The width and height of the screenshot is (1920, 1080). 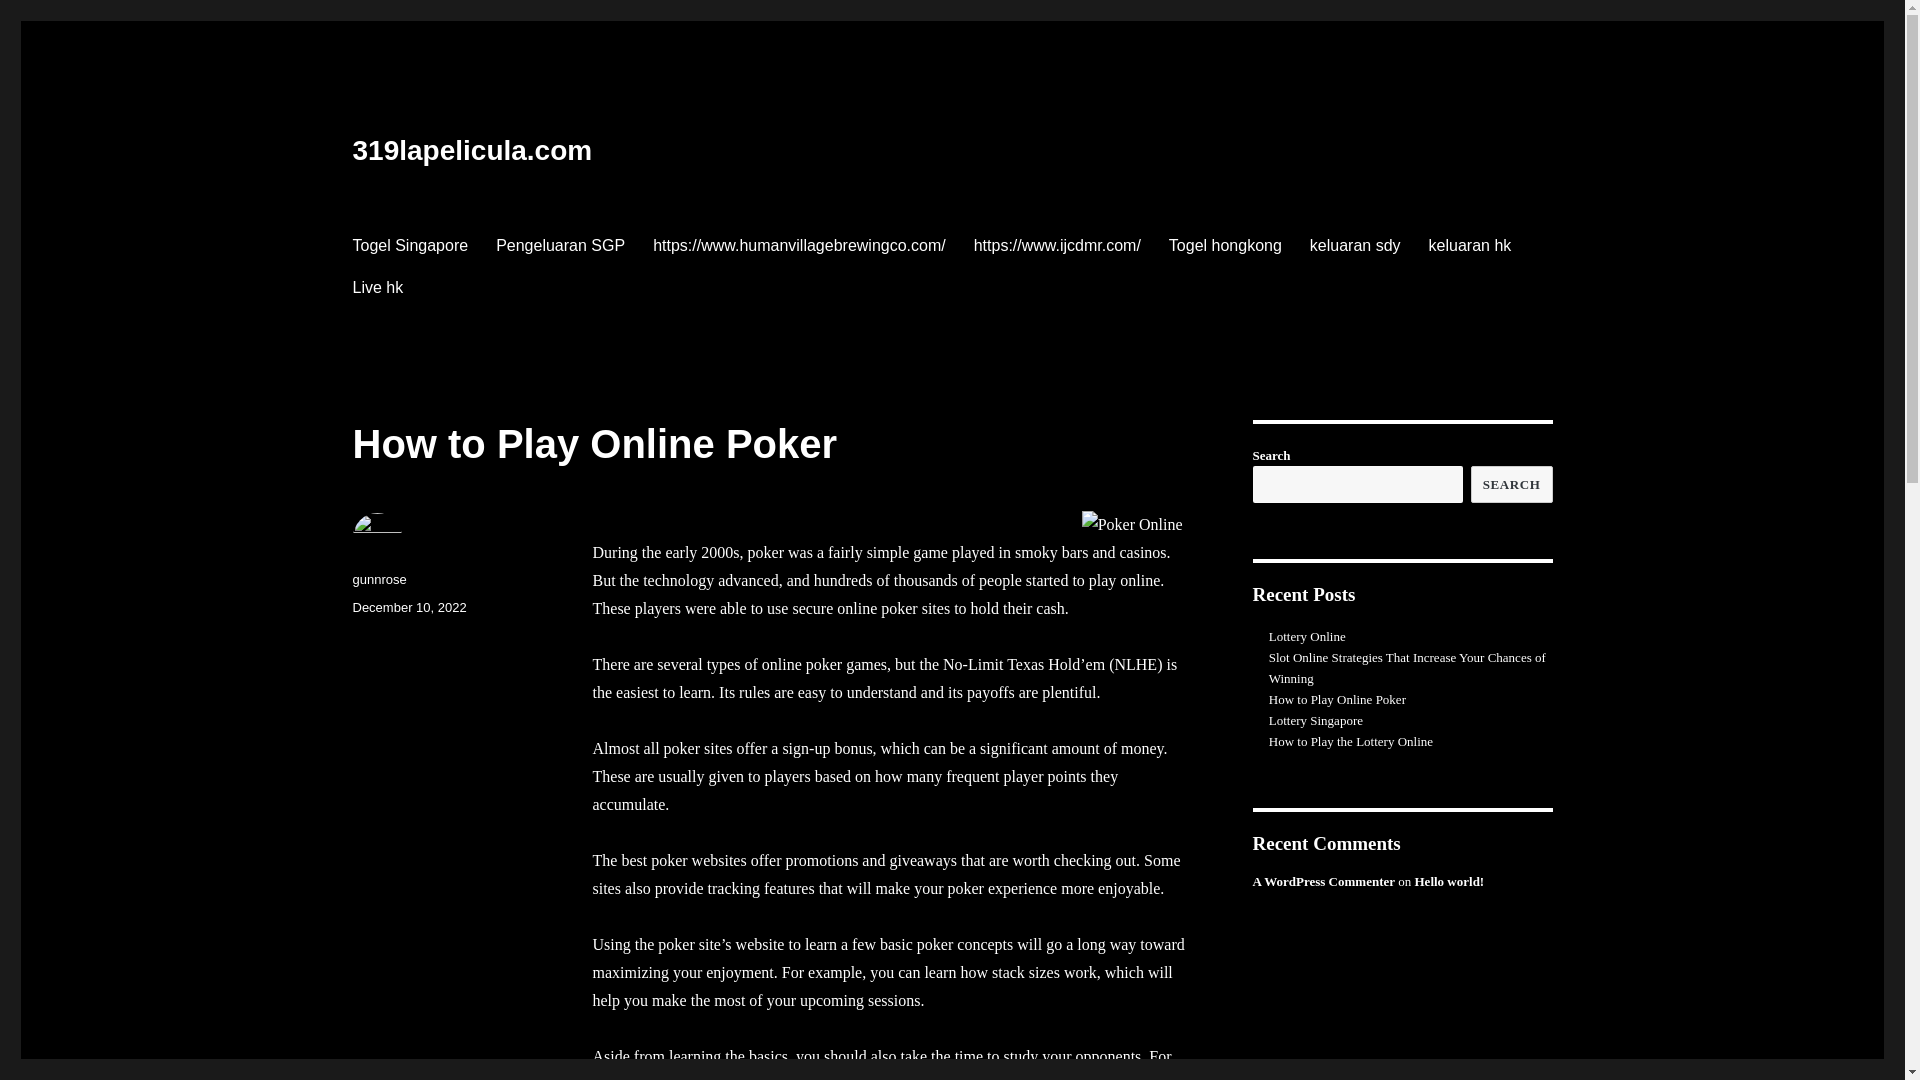 What do you see at coordinates (351, 606) in the screenshot?
I see `'December 10, 2022'` at bounding box center [351, 606].